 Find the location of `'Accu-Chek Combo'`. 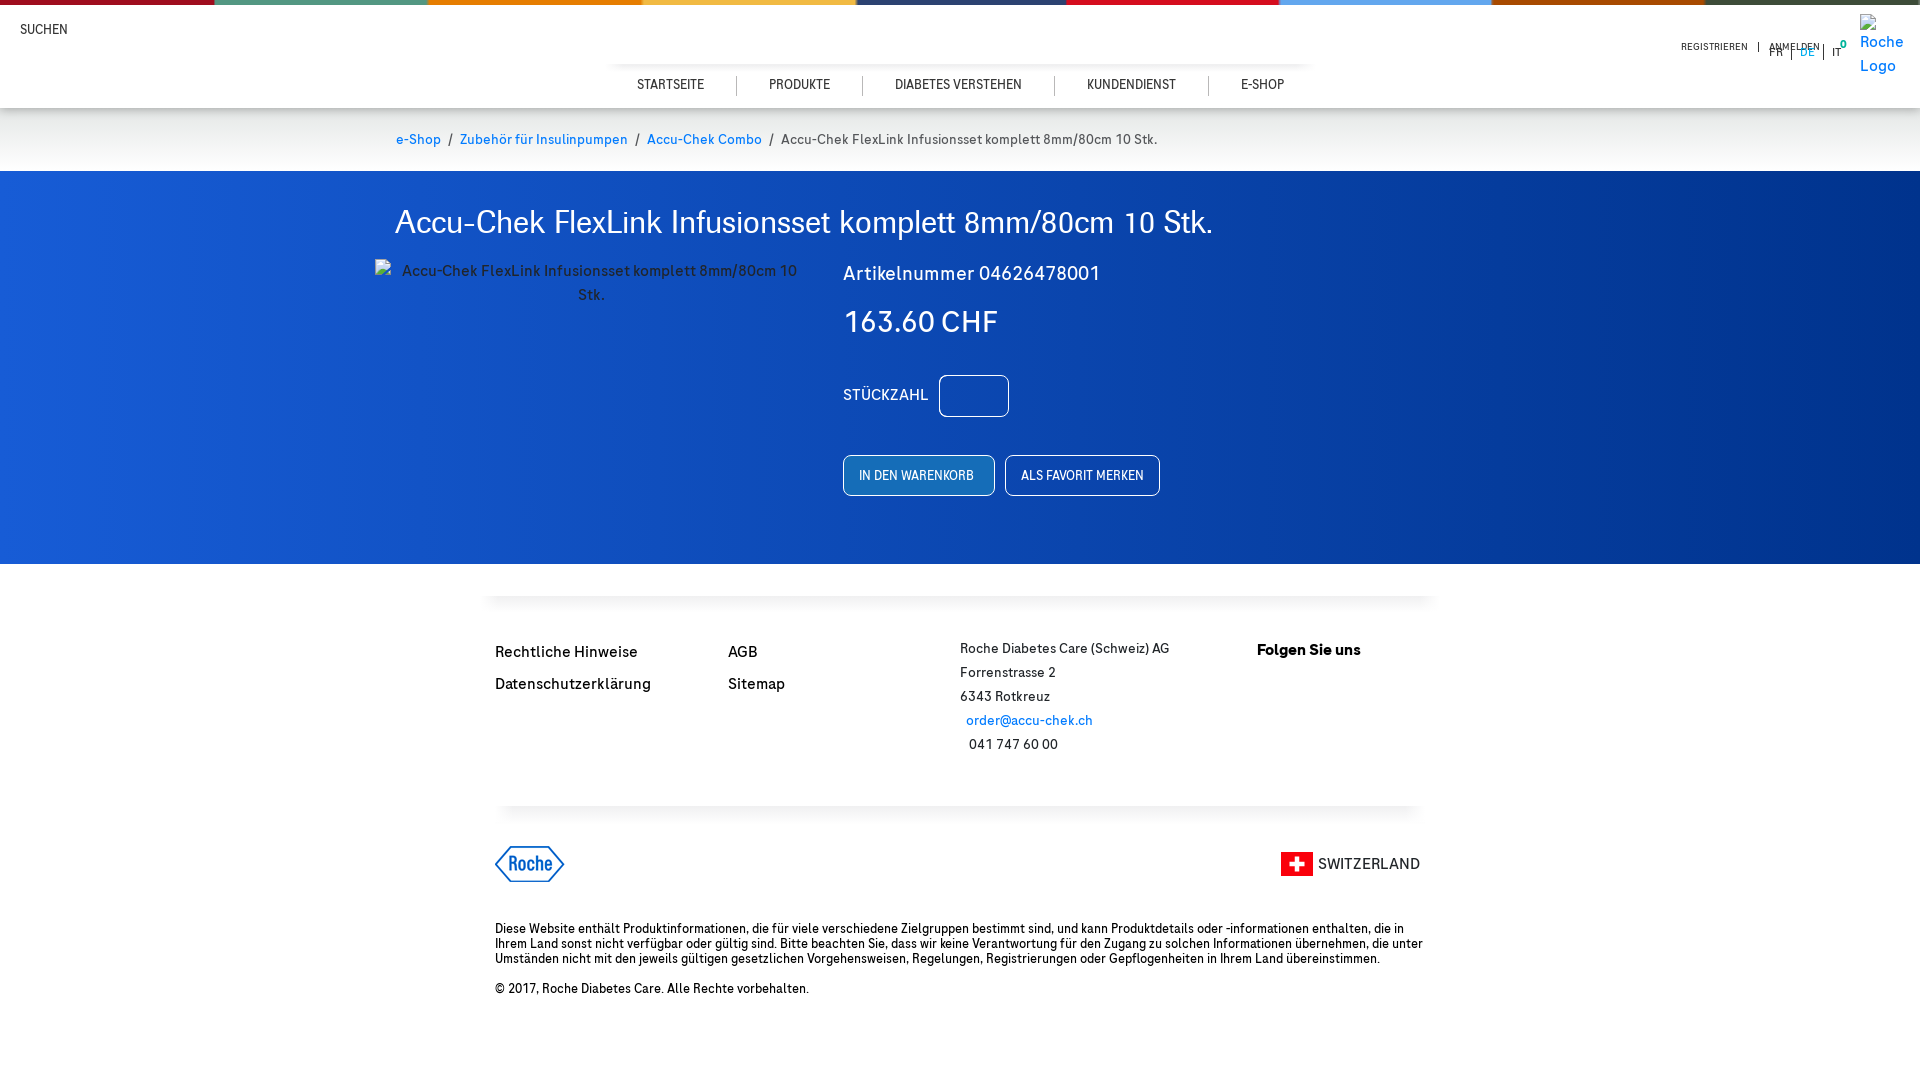

'Accu-Chek Combo' is located at coordinates (647, 138).